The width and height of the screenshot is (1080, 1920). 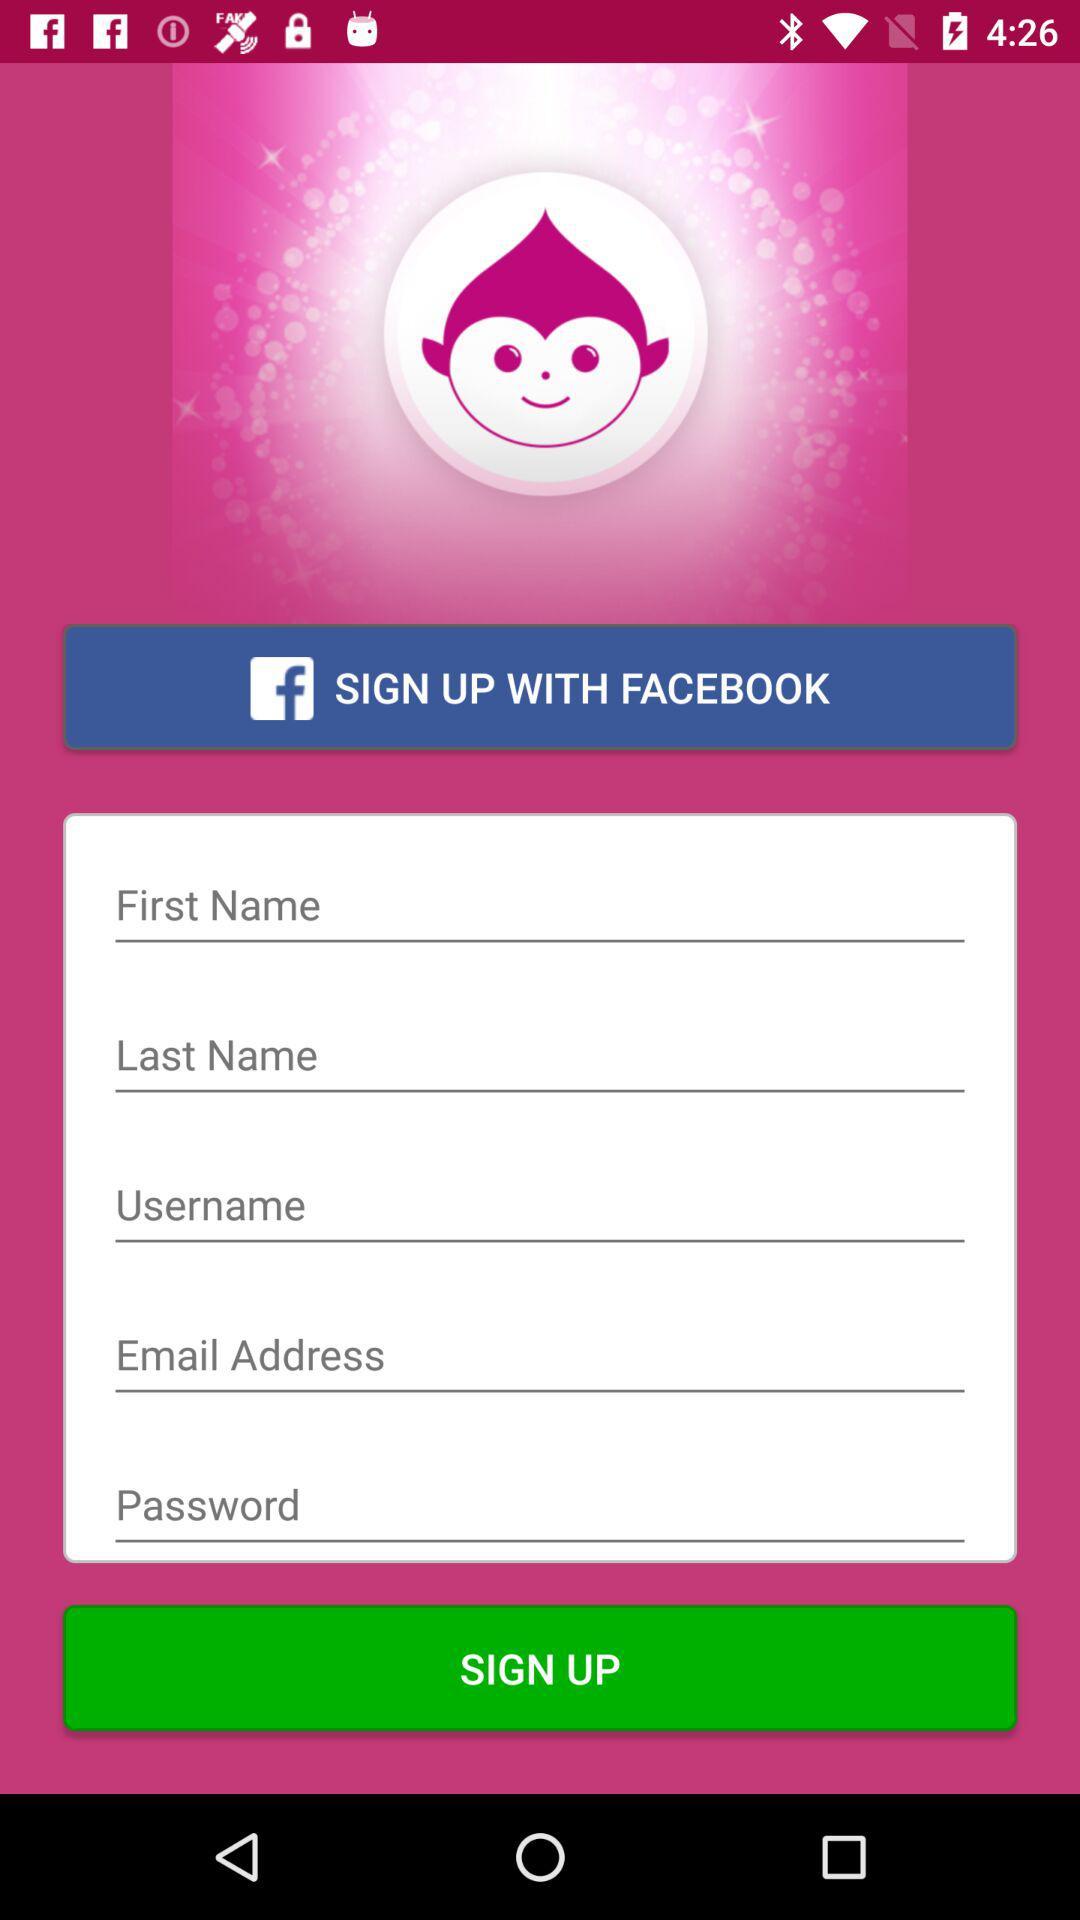 I want to click on username textbox, so click(x=540, y=1206).